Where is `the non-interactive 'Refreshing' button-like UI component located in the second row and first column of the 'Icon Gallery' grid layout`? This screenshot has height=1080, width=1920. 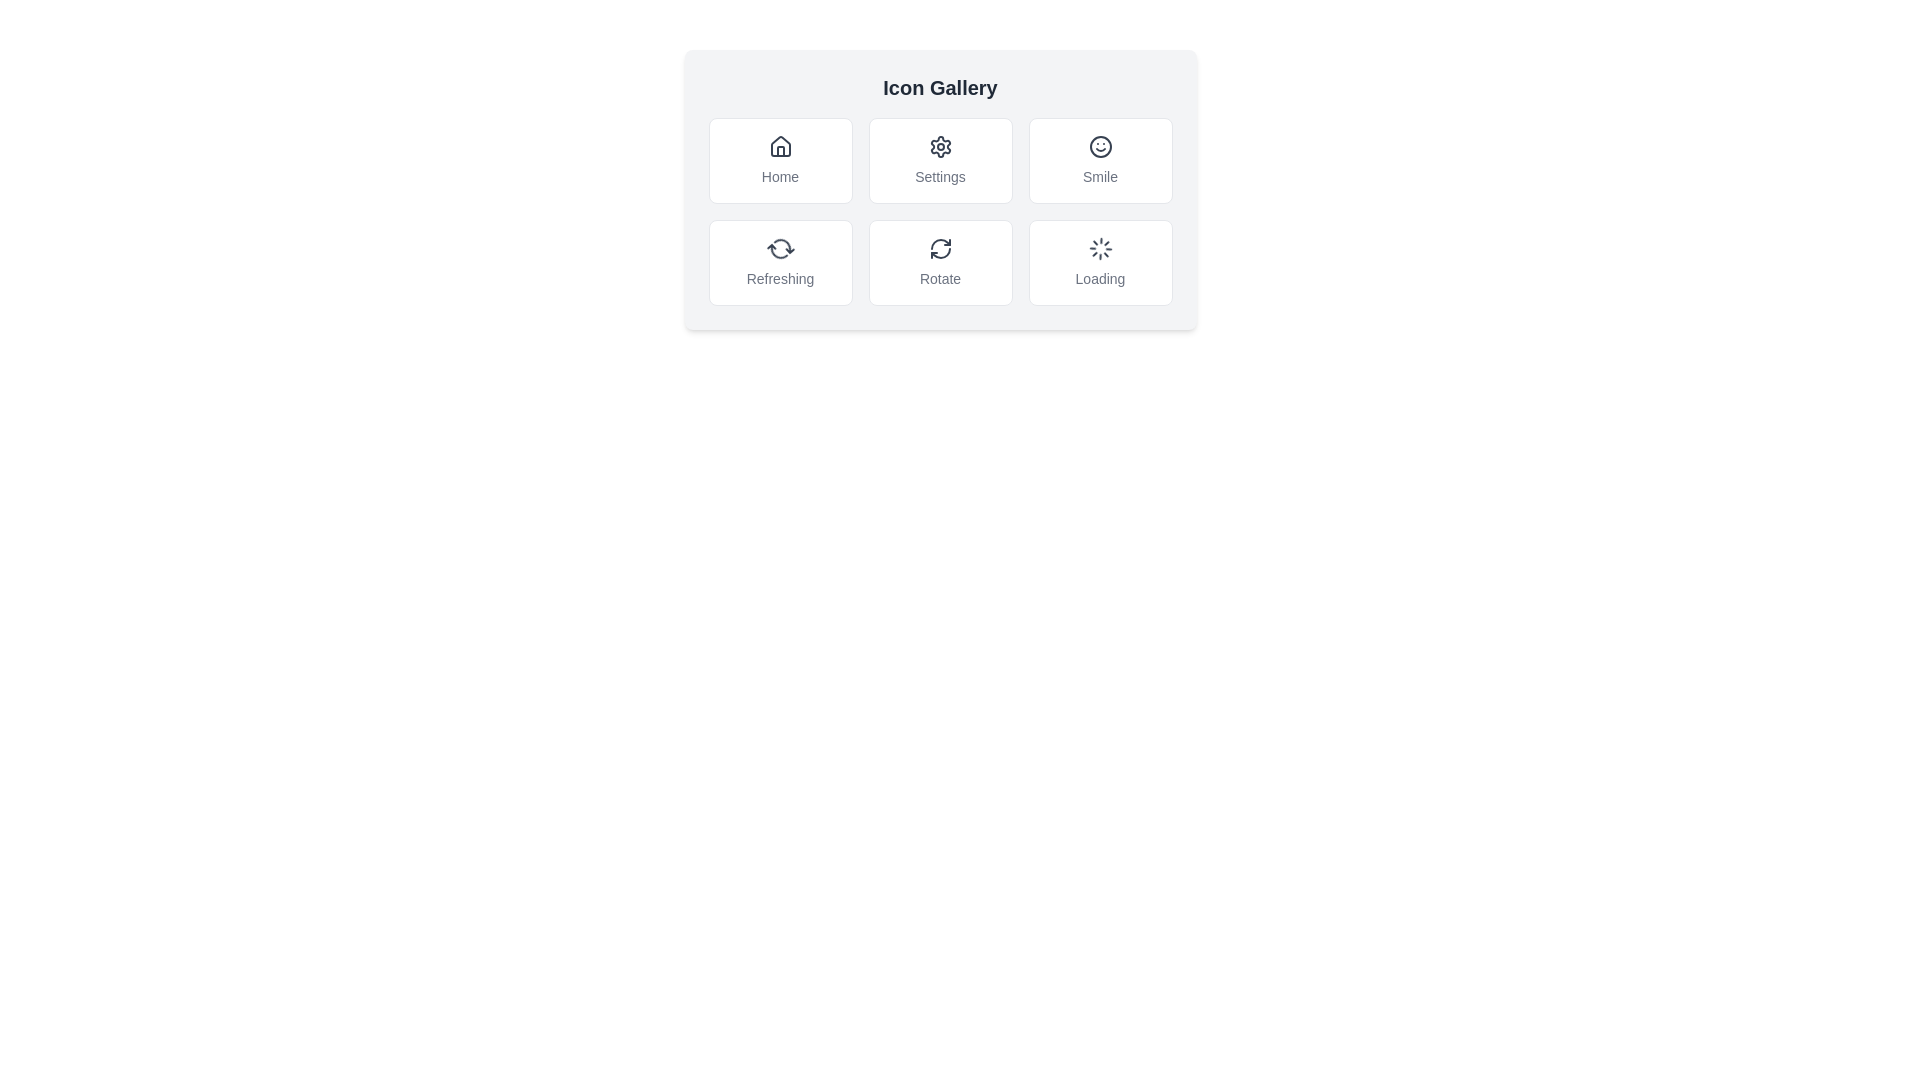
the non-interactive 'Refreshing' button-like UI component located in the second row and first column of the 'Icon Gallery' grid layout is located at coordinates (779, 261).